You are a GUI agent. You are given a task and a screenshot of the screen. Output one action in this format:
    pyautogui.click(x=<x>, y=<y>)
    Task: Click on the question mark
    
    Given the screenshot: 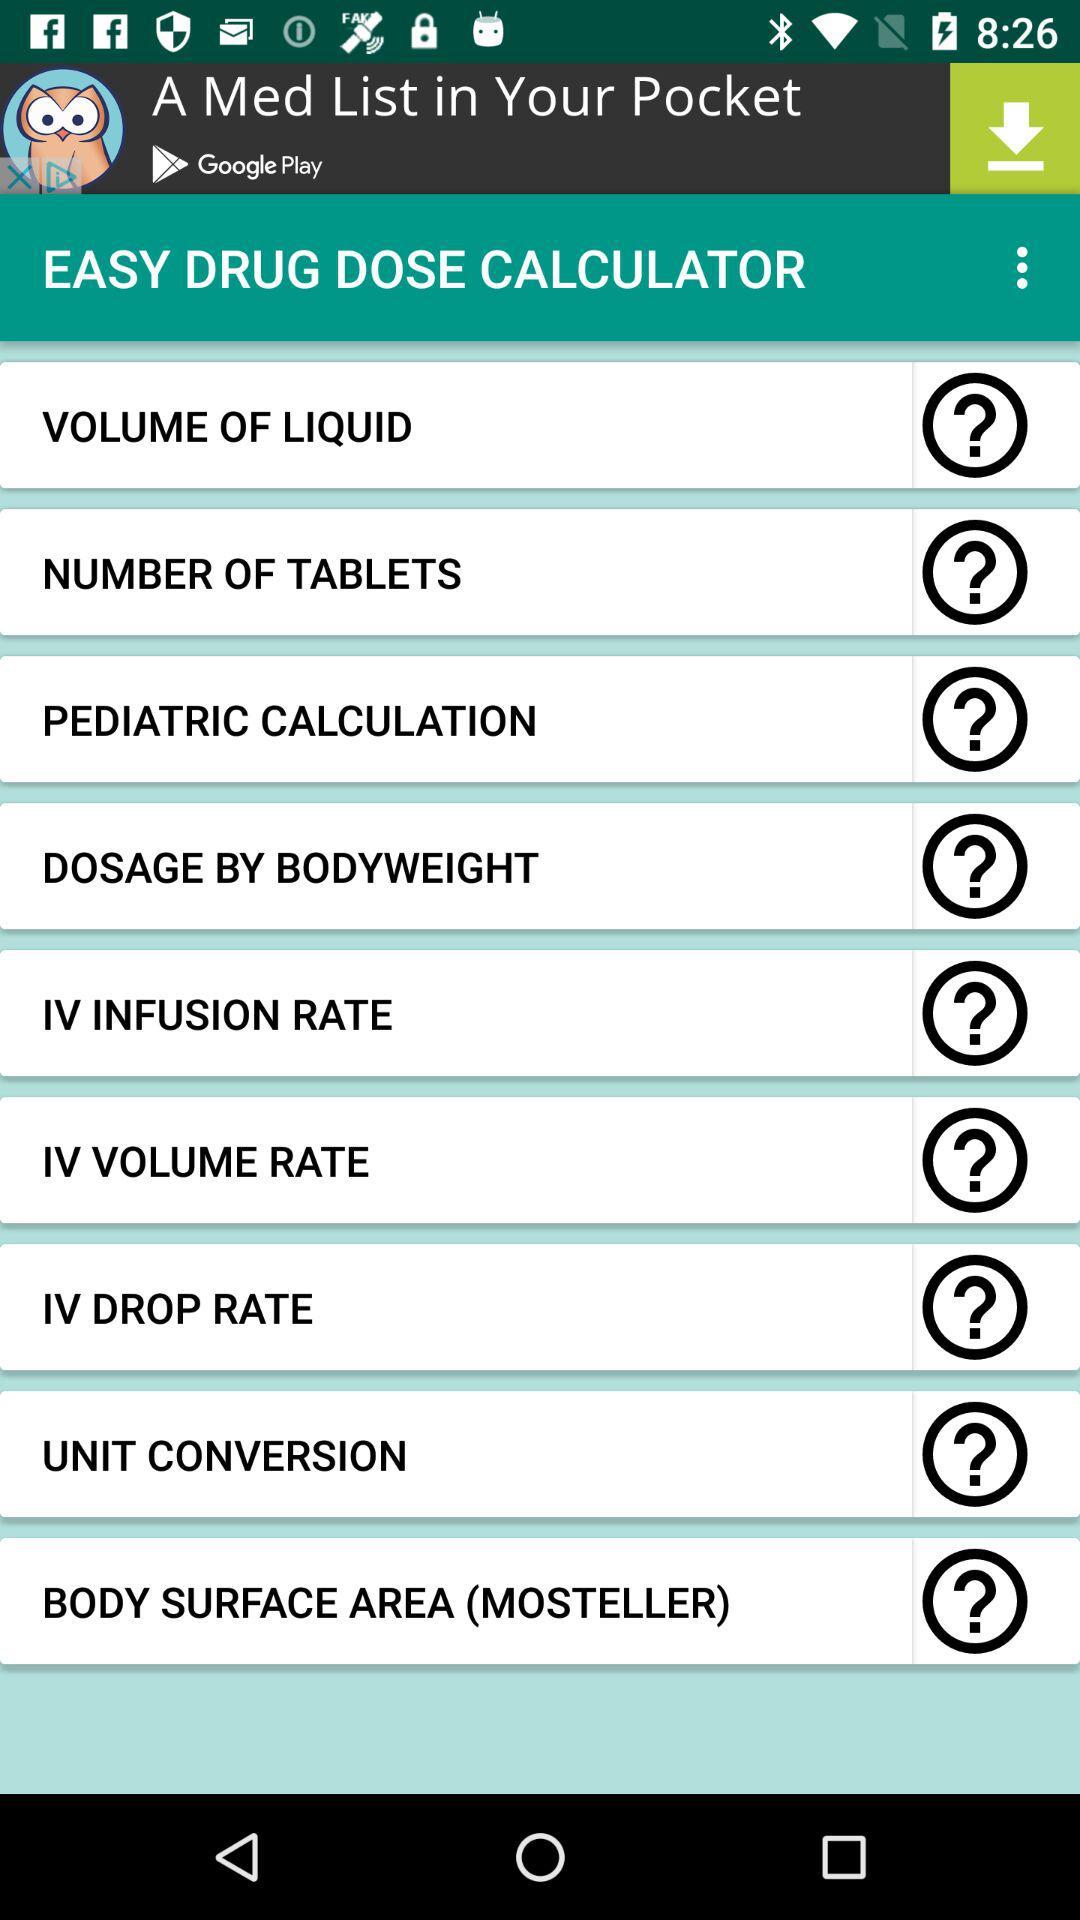 What is the action you would take?
    pyautogui.click(x=974, y=1601)
    